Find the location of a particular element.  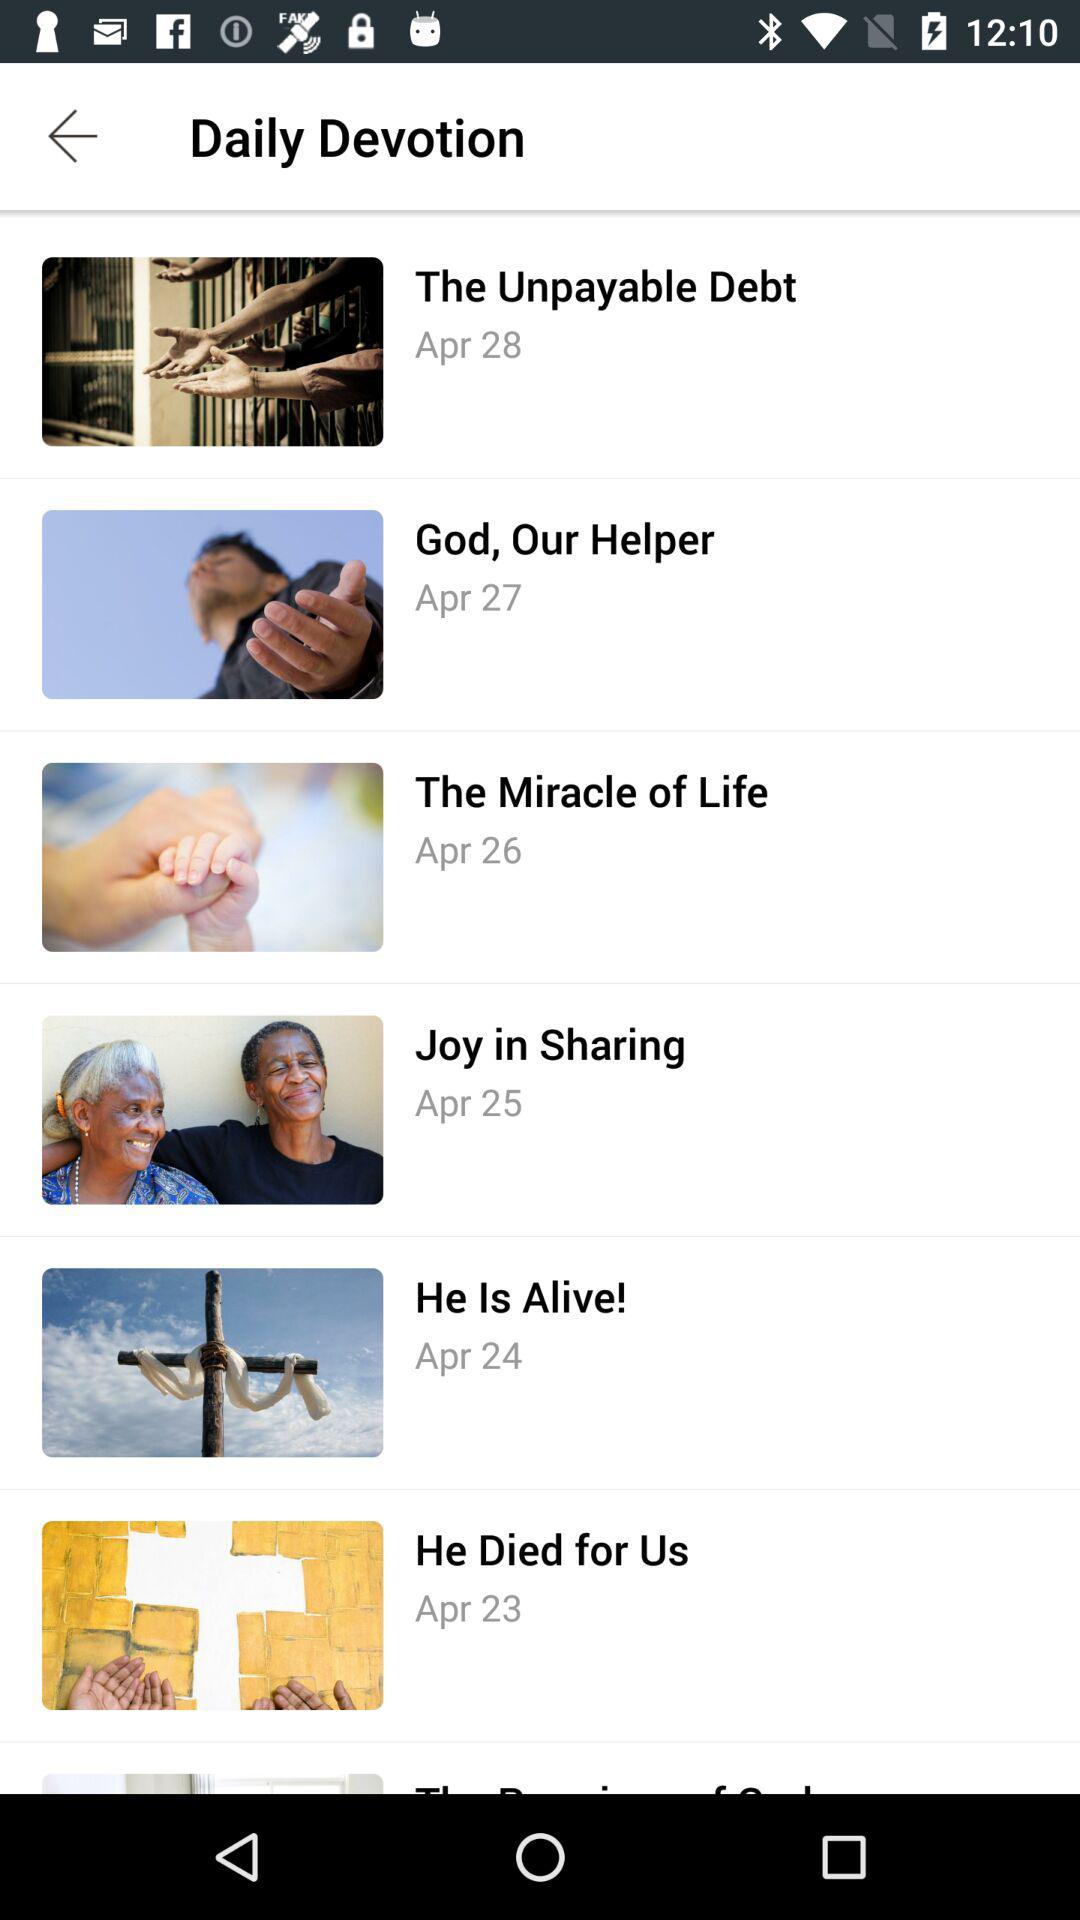

the item above the apr 25 item is located at coordinates (550, 1042).